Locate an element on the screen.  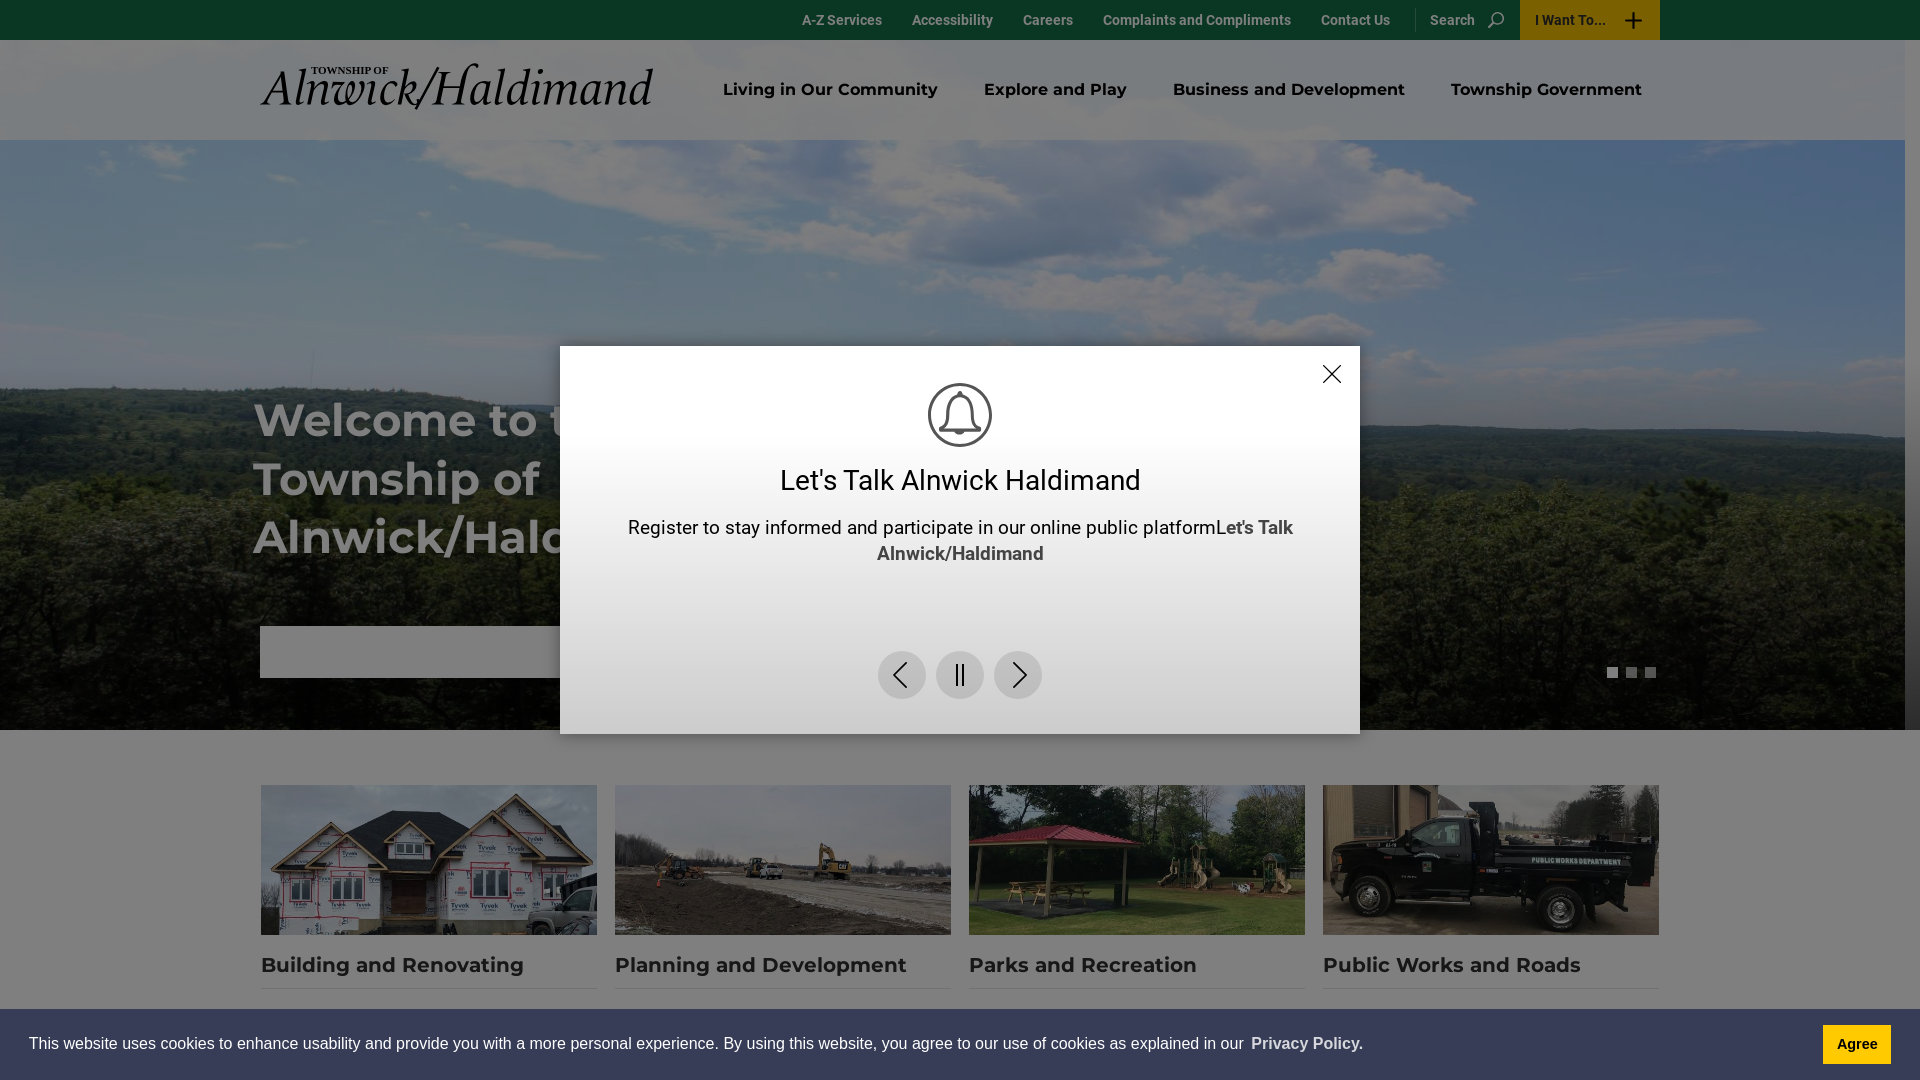
'Township Government' is located at coordinates (1545, 88).